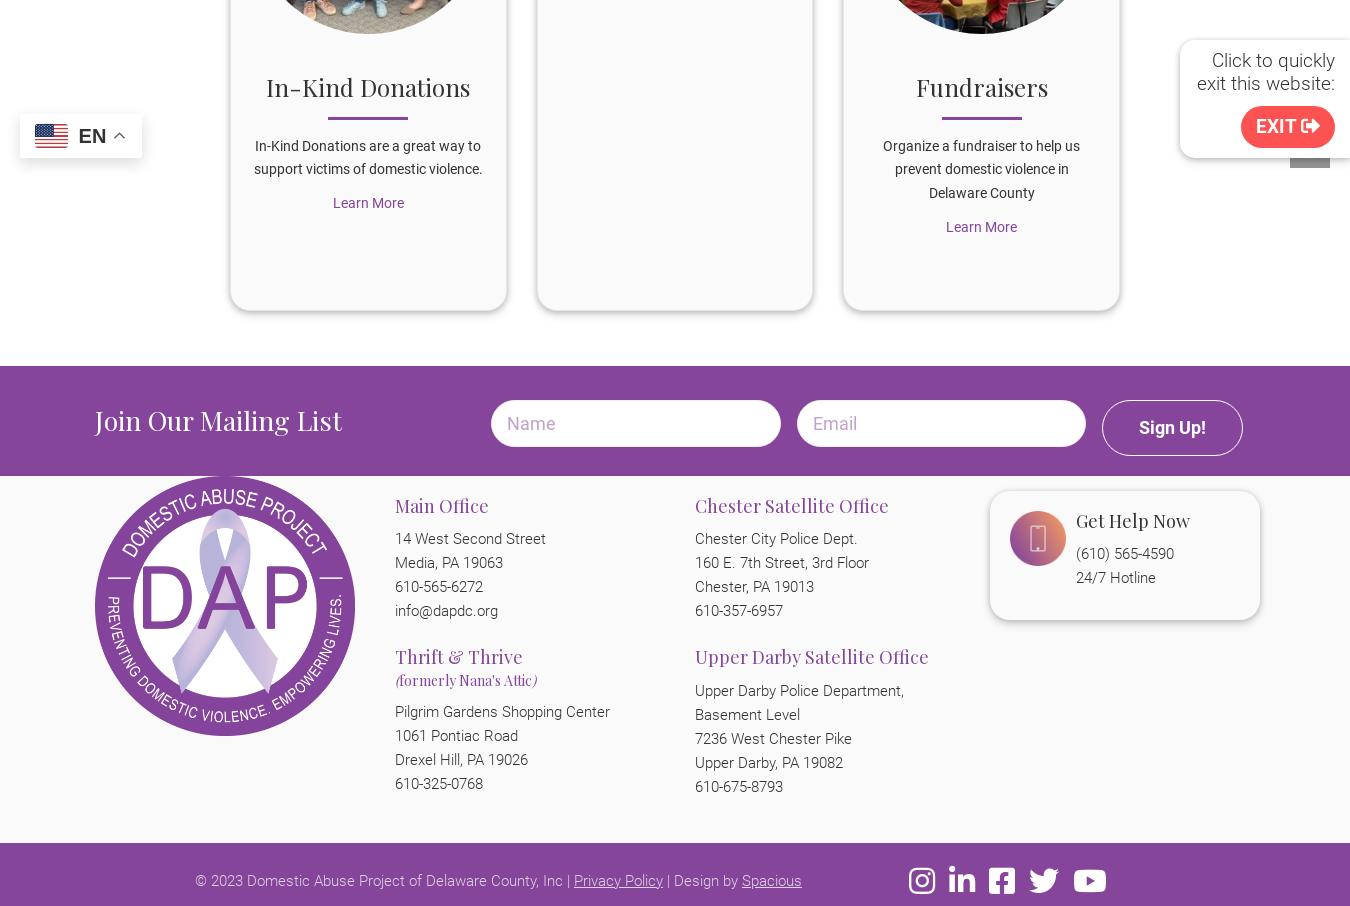 The width and height of the screenshot is (1350, 906). I want to click on 'Chester Satellite Office', so click(792, 505).